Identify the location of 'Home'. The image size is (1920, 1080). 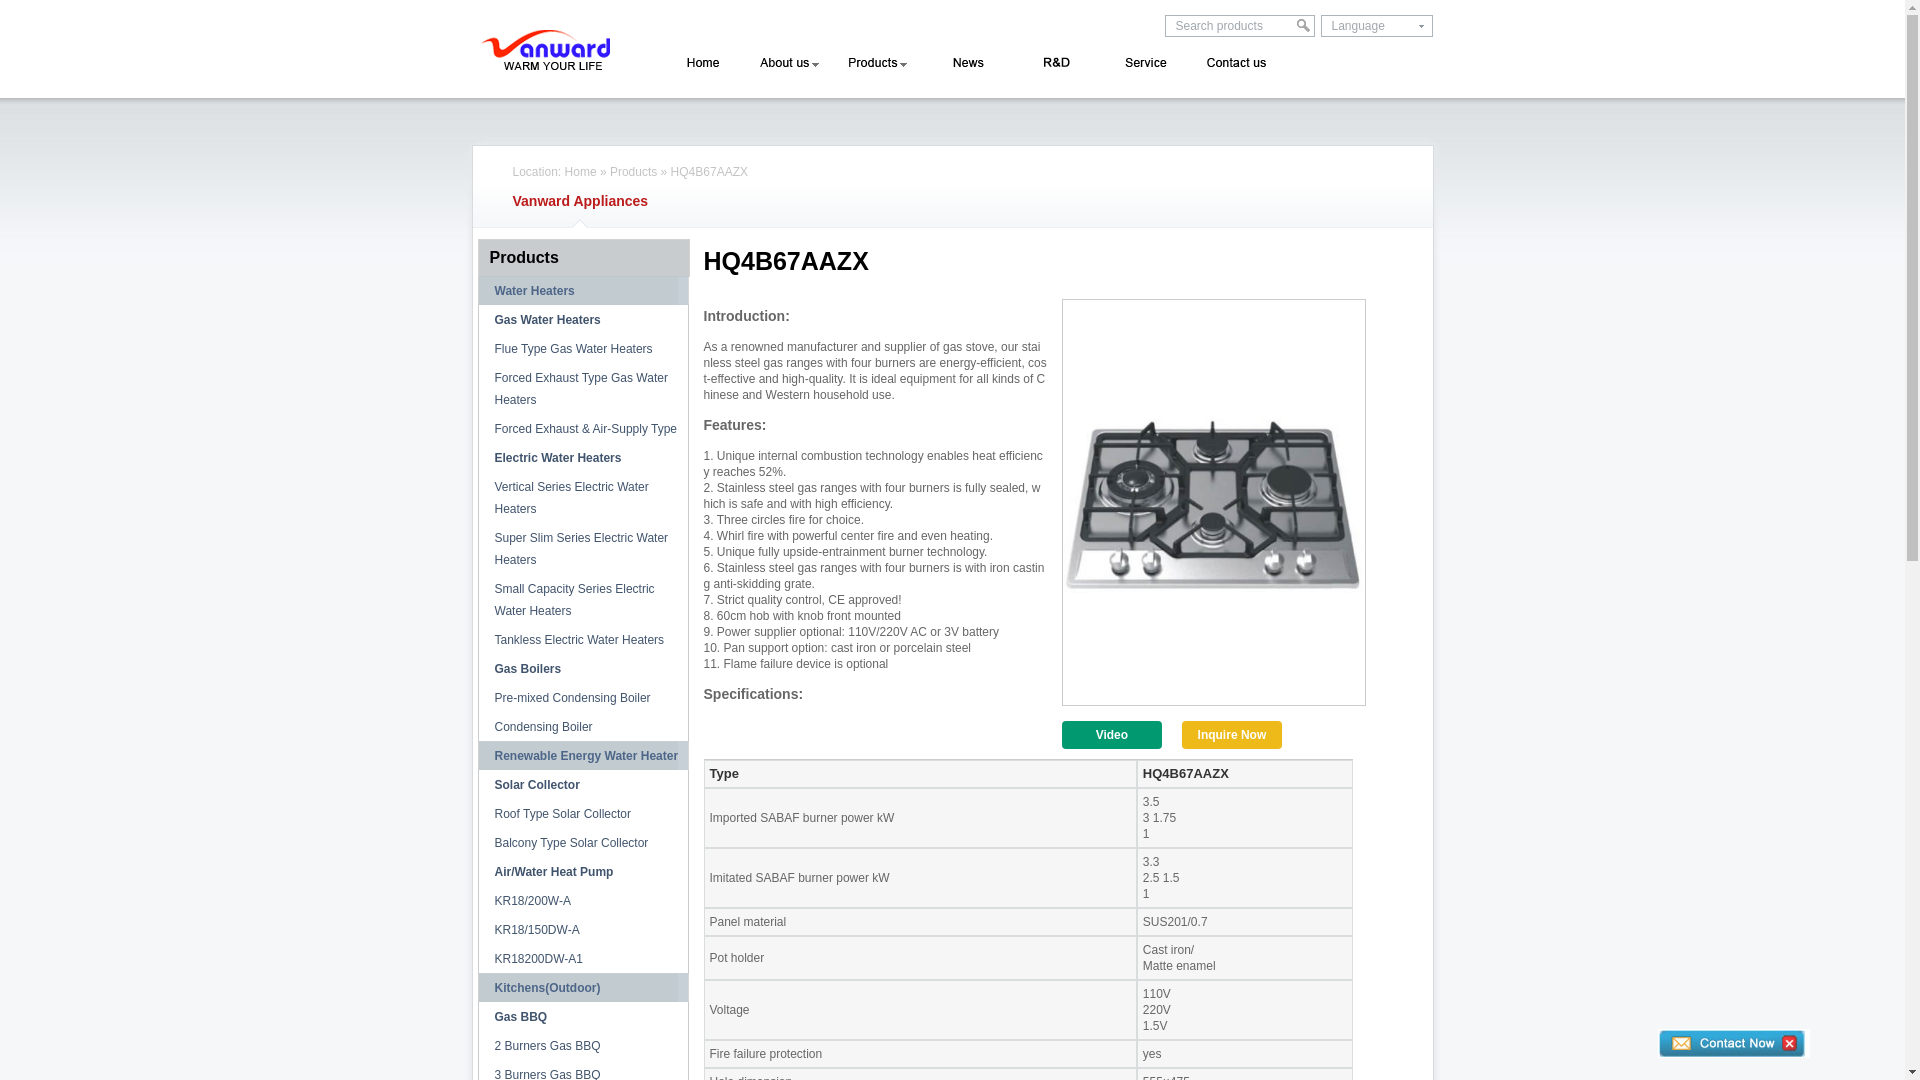
(703, 62).